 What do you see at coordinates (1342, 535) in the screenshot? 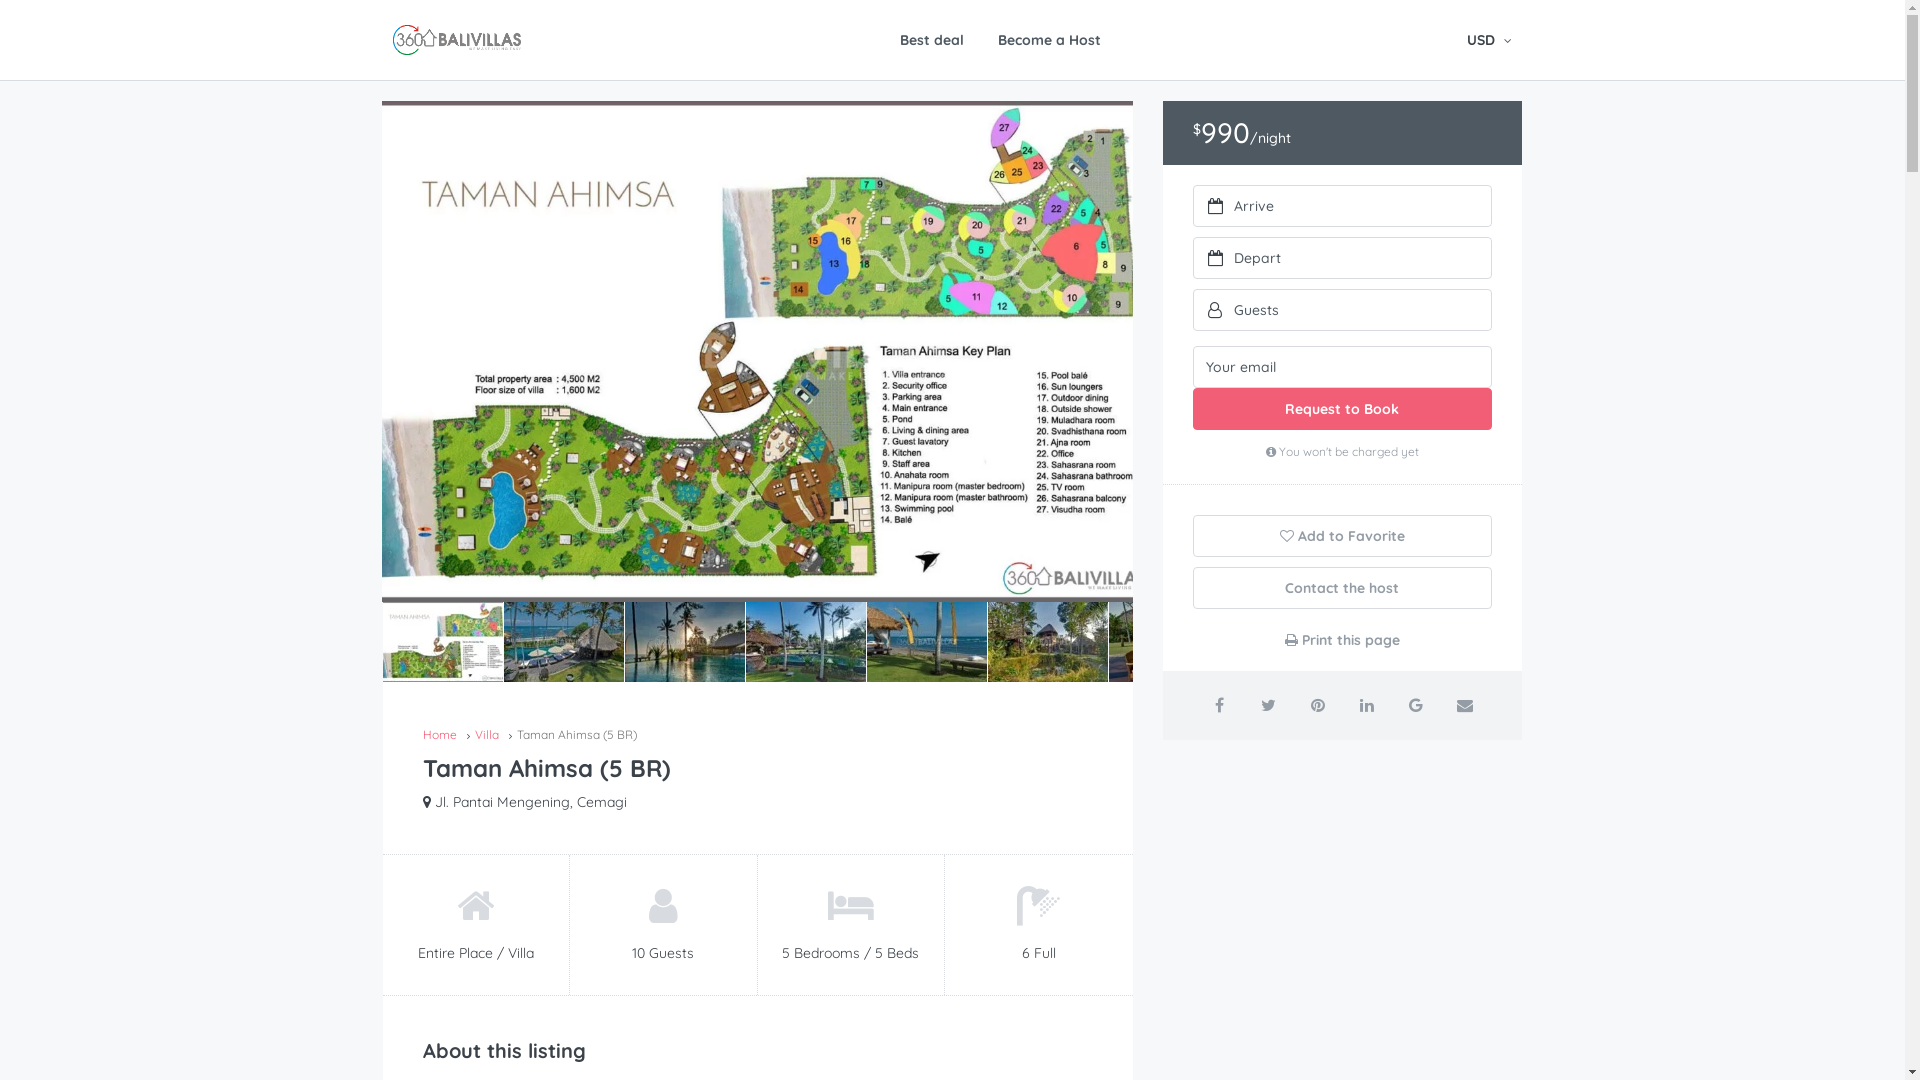
I see `'Add to Favorite'` at bounding box center [1342, 535].